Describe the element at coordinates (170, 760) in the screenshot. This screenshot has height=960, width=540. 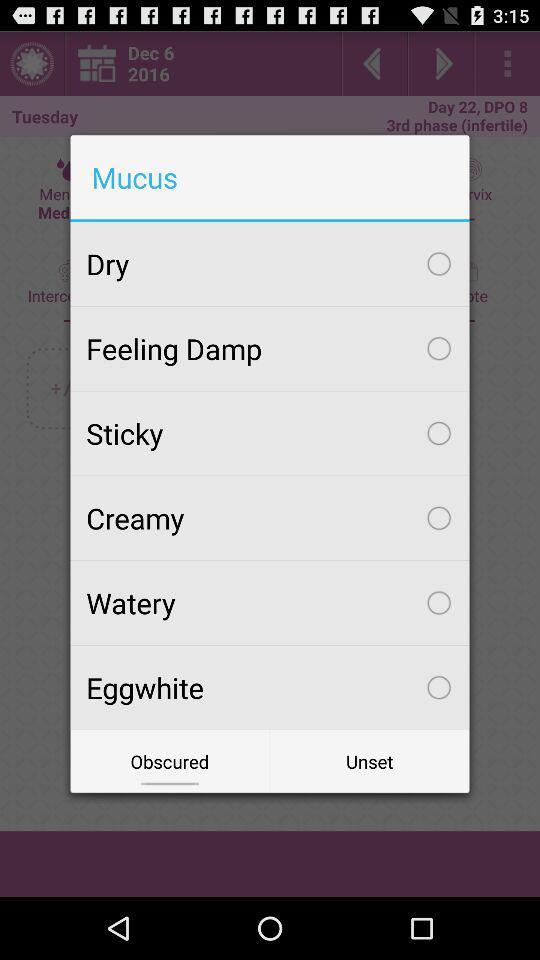
I see `icon next to unset icon` at that location.